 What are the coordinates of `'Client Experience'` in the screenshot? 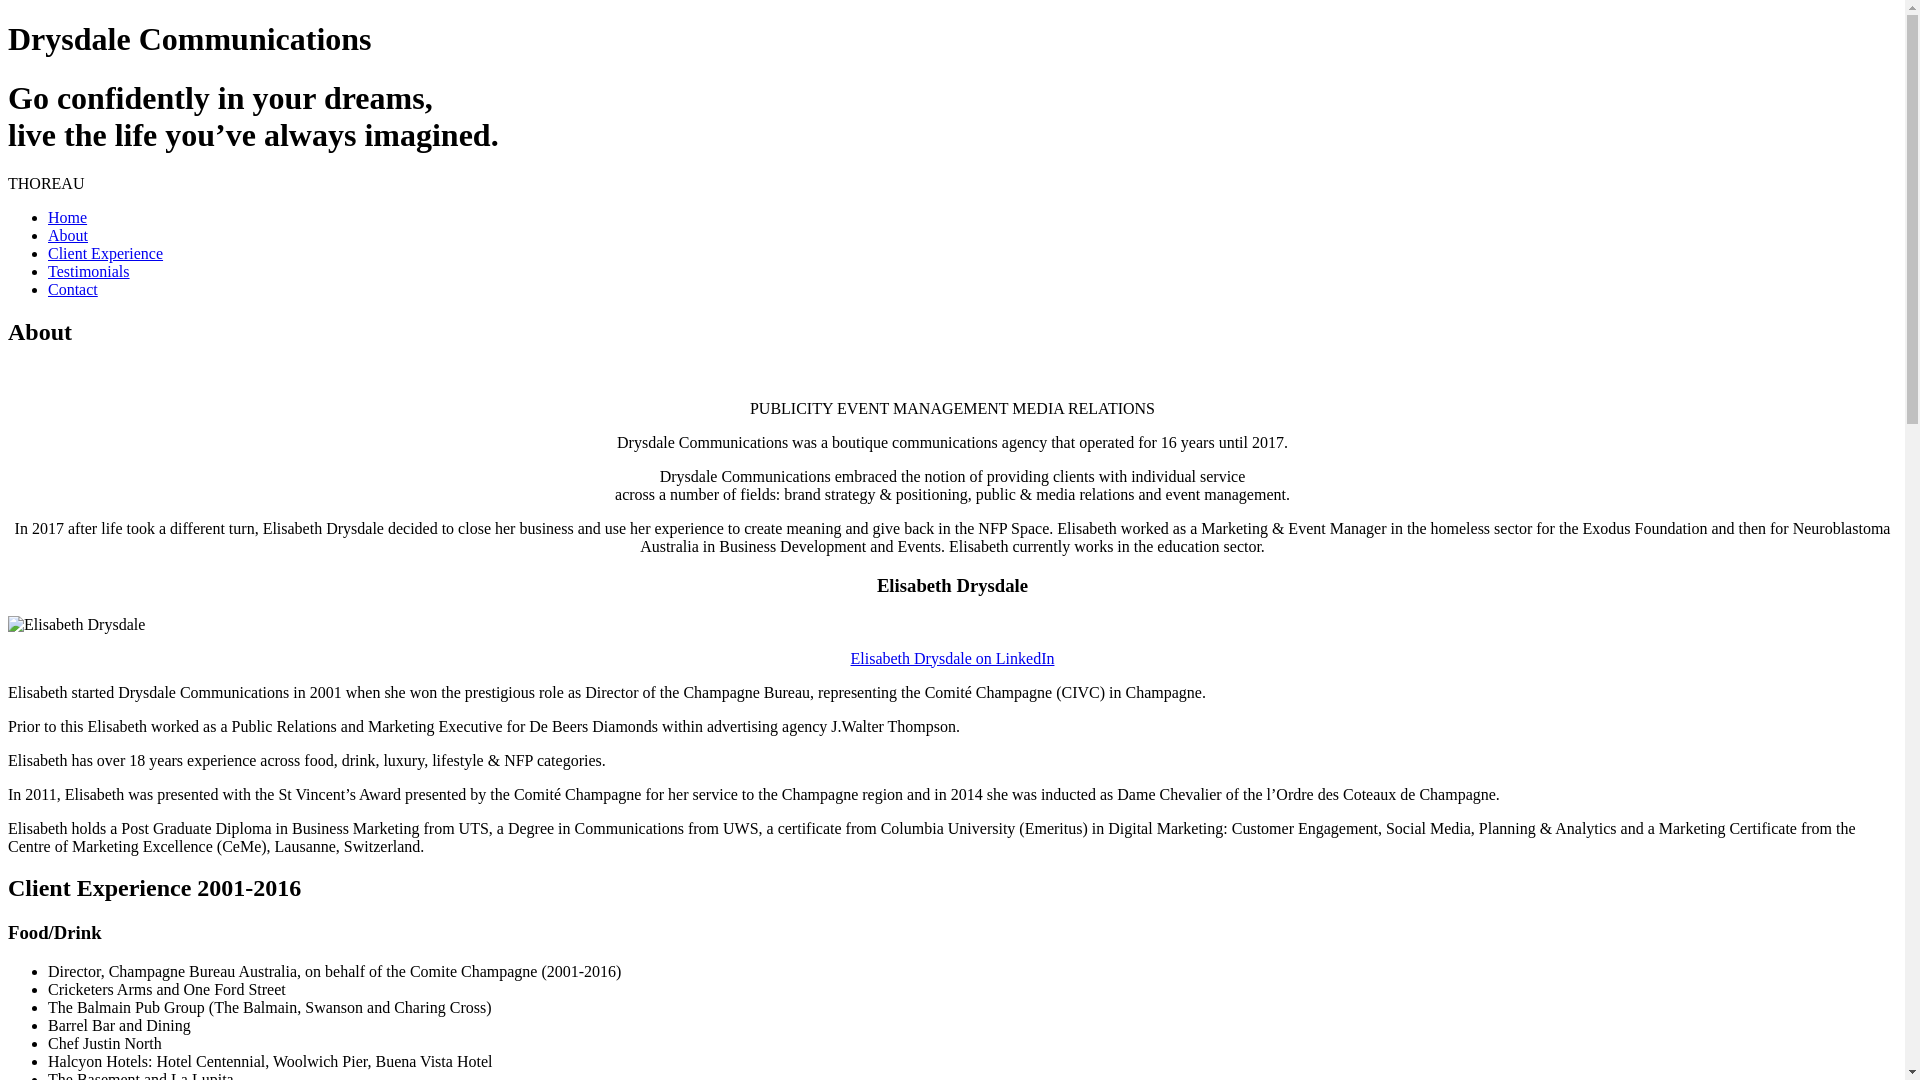 It's located at (104, 252).